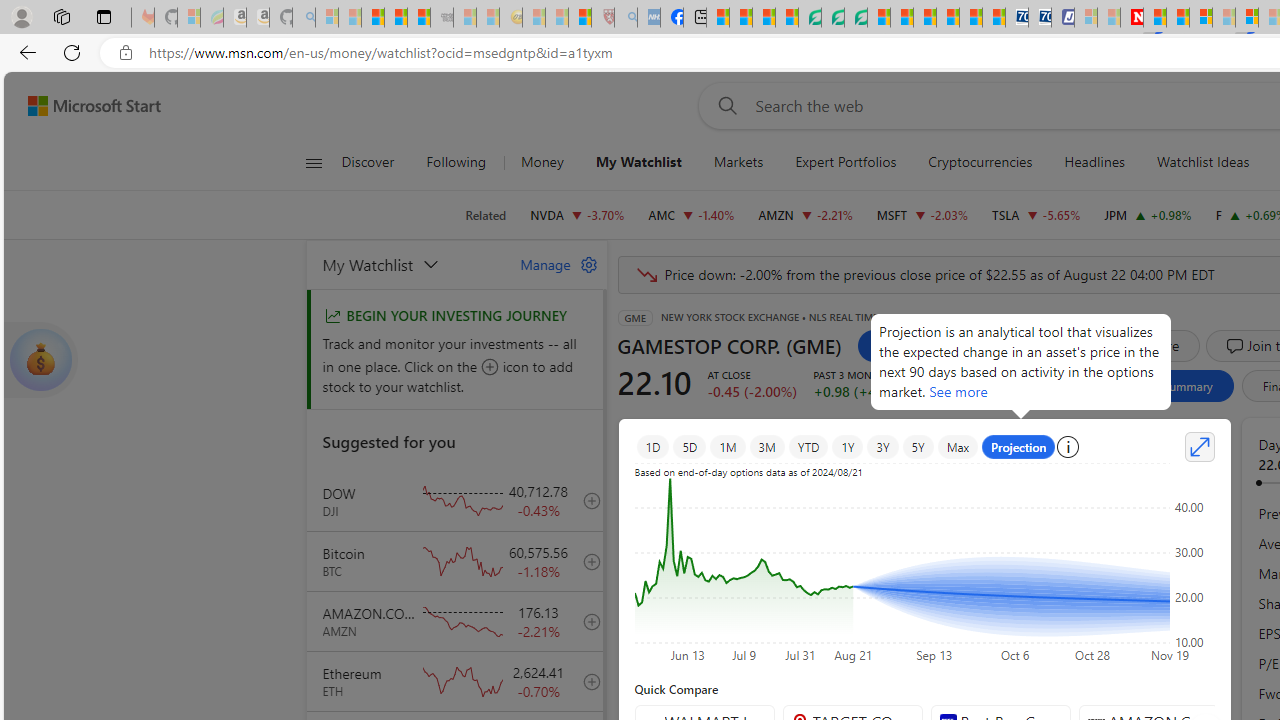  What do you see at coordinates (848, 446) in the screenshot?
I see `'1Y'` at bounding box center [848, 446].